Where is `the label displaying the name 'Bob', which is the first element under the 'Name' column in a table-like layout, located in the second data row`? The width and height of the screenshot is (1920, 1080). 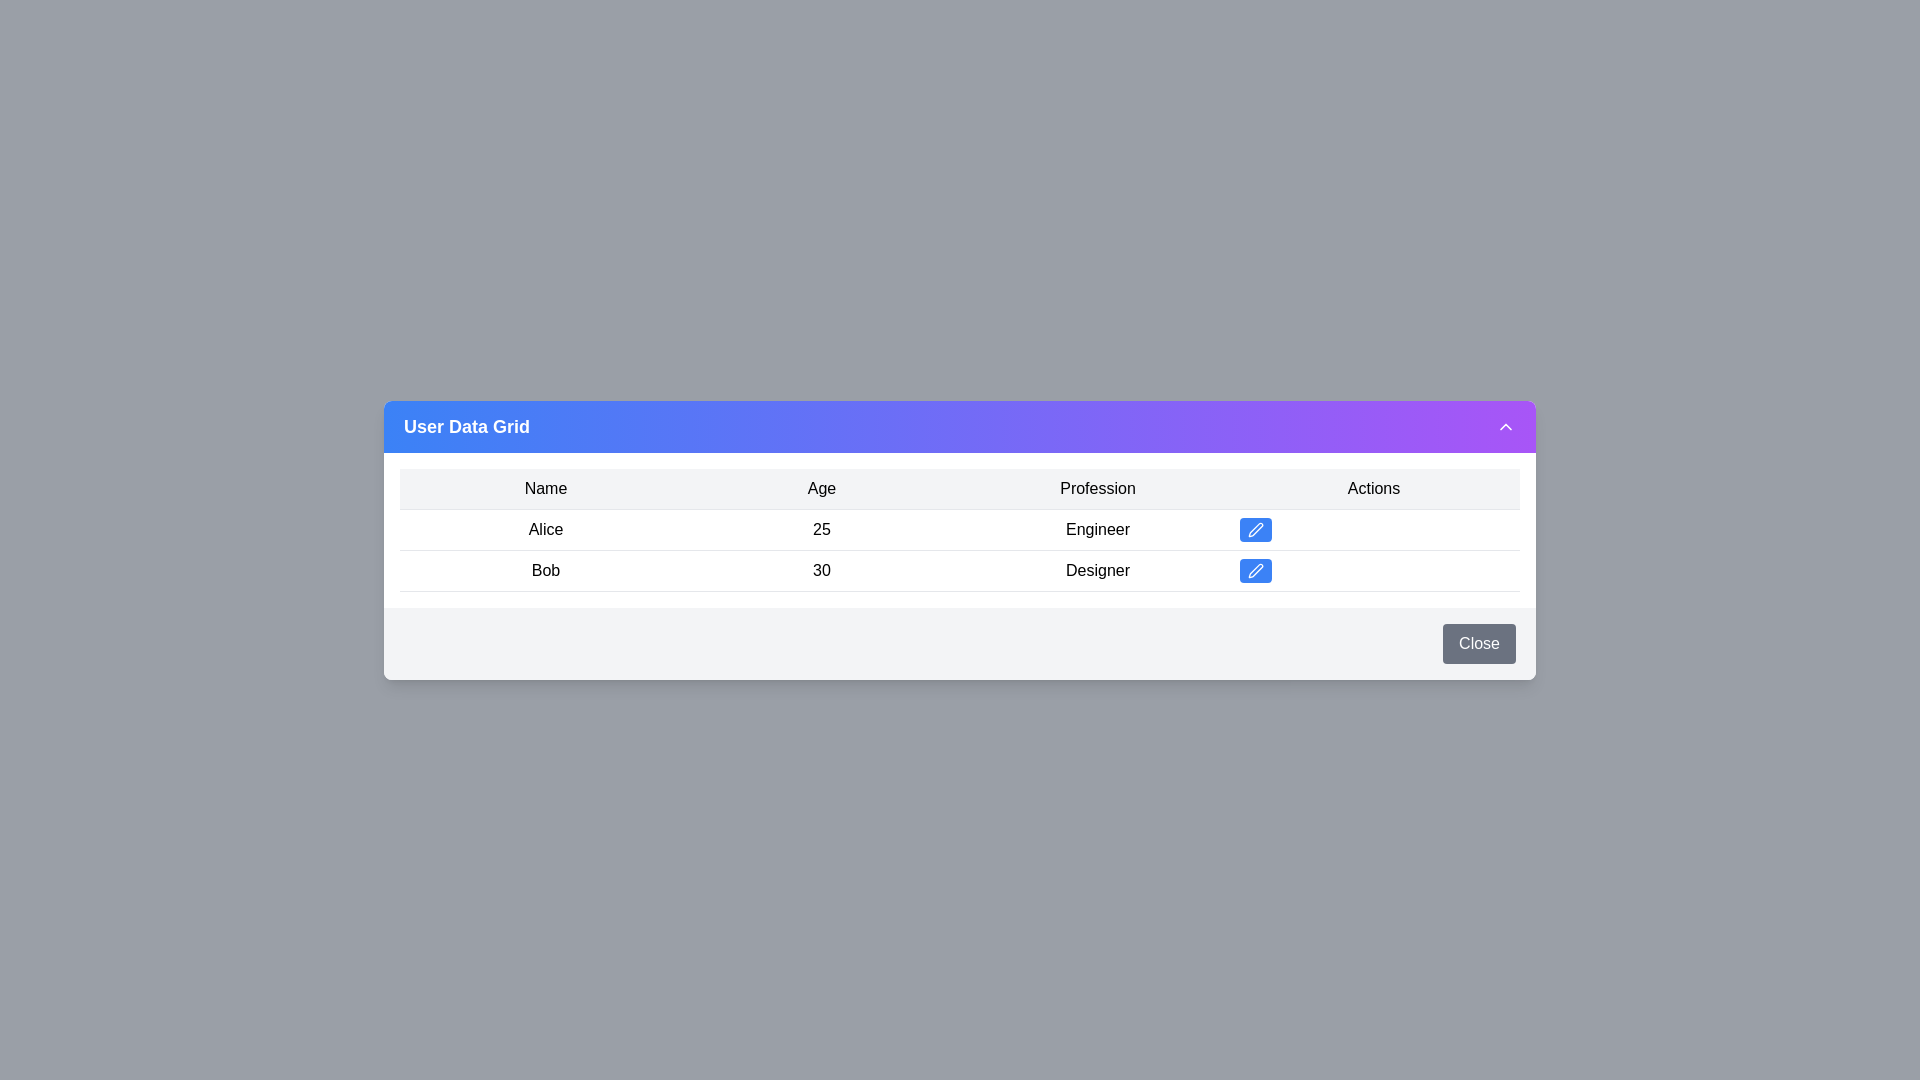
the label displaying the name 'Bob', which is the first element under the 'Name' column in a table-like layout, located in the second data row is located at coordinates (546, 570).